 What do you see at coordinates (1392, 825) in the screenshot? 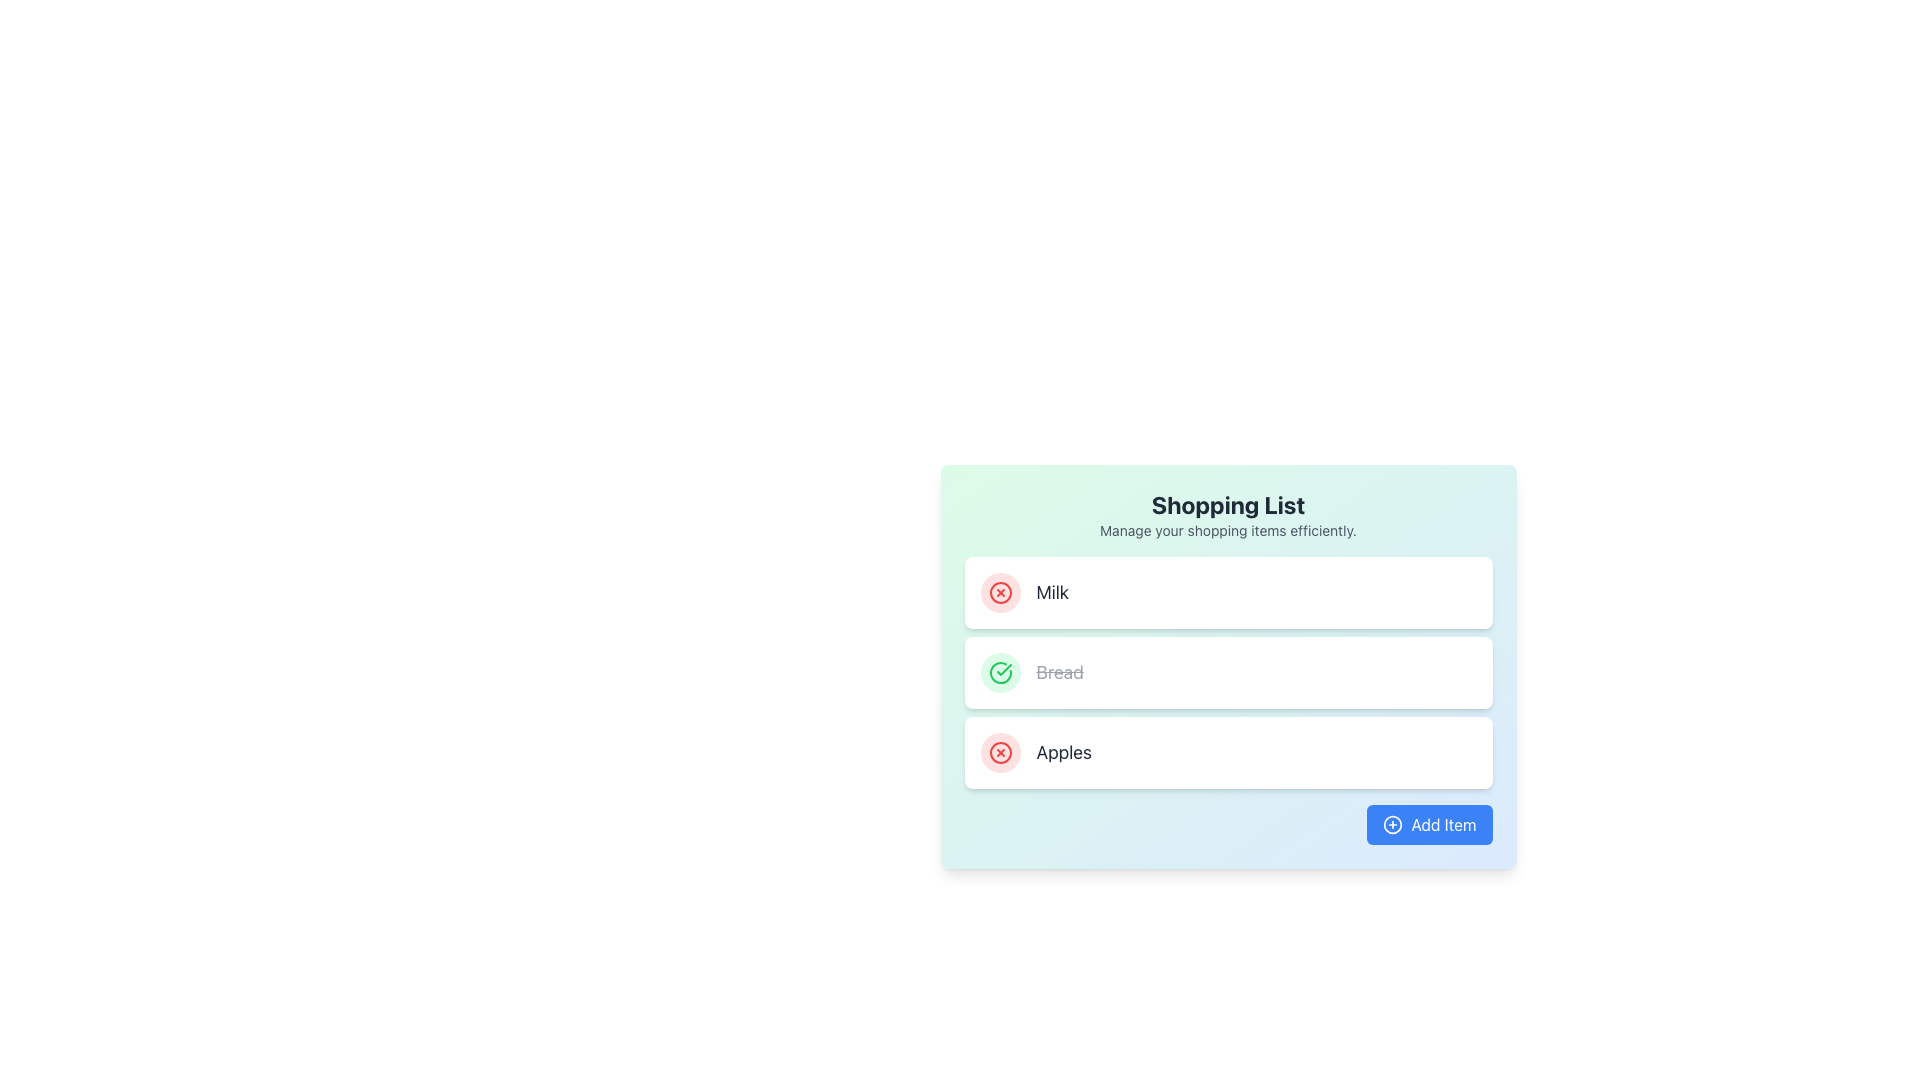
I see `the SVG Circle Element that is part of the 'Add Item' button at the bottom right corner of the shopping list UI` at bounding box center [1392, 825].